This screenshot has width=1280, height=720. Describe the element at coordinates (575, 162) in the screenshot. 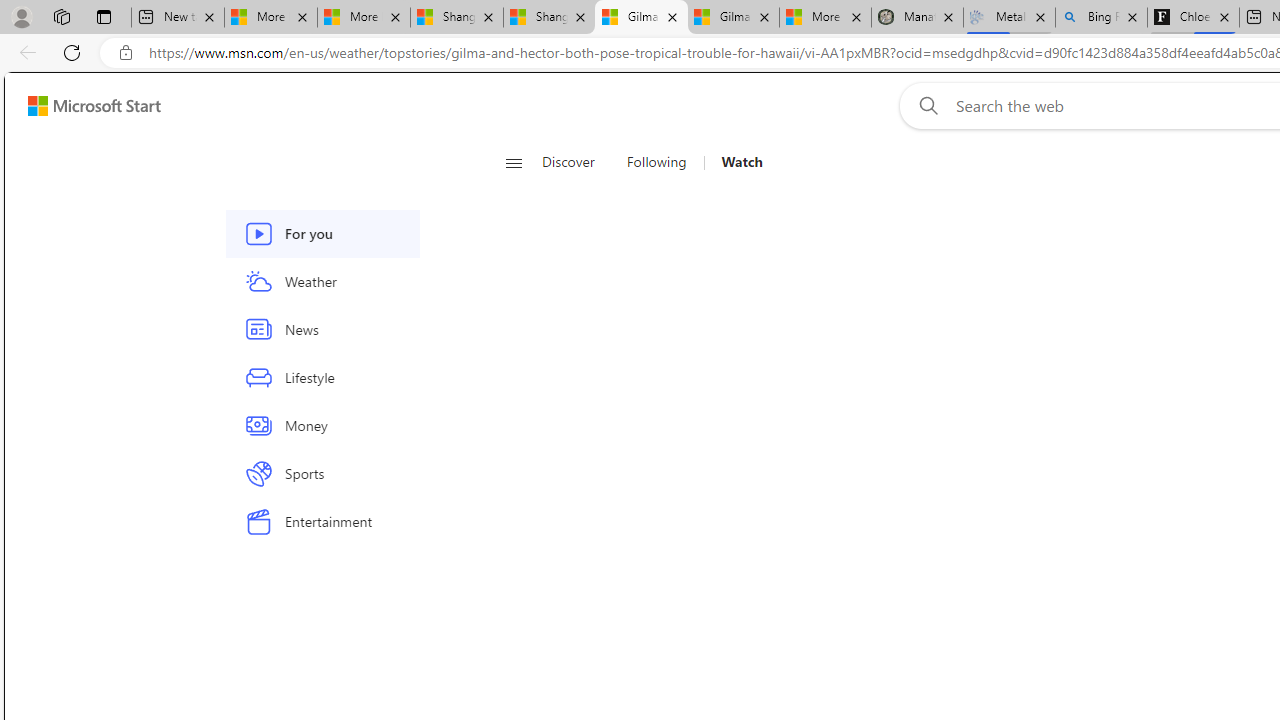

I see `'Discover'` at that location.